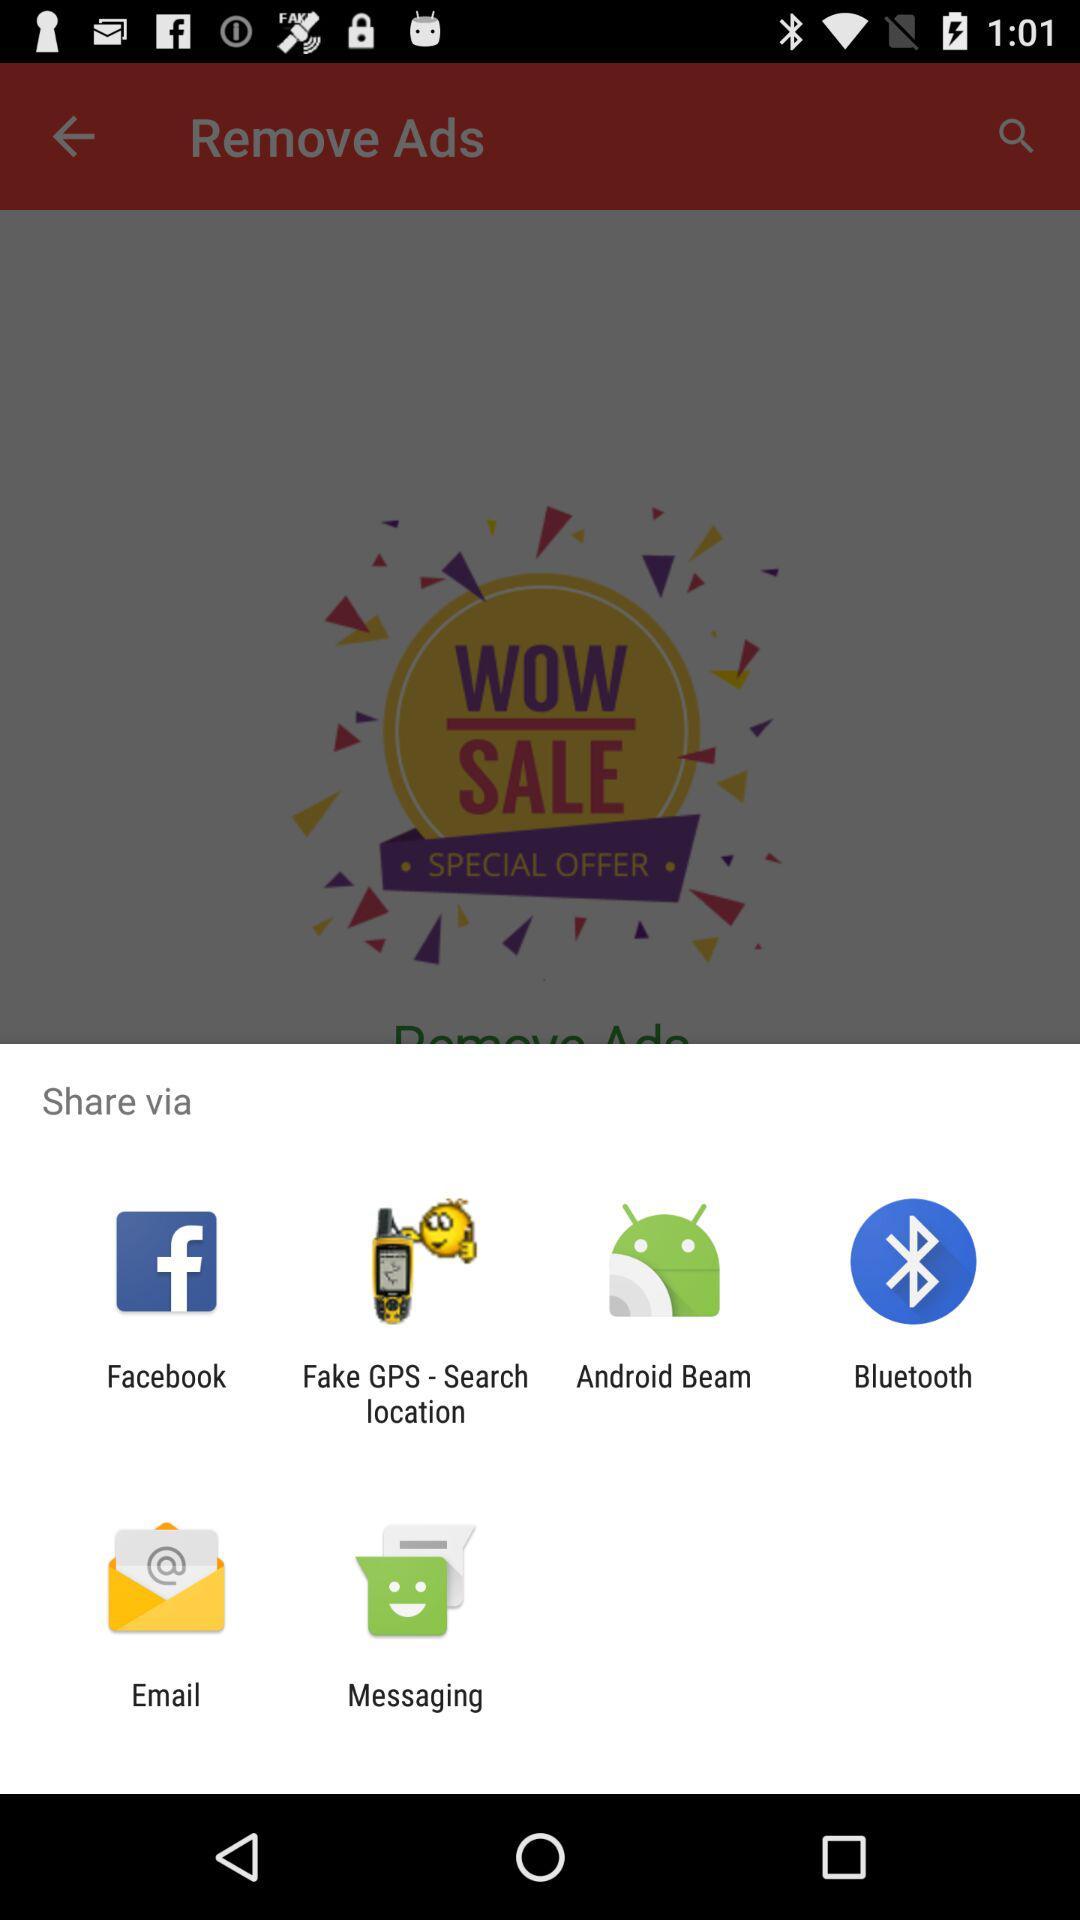  What do you see at coordinates (165, 1711) in the screenshot?
I see `the email icon` at bounding box center [165, 1711].